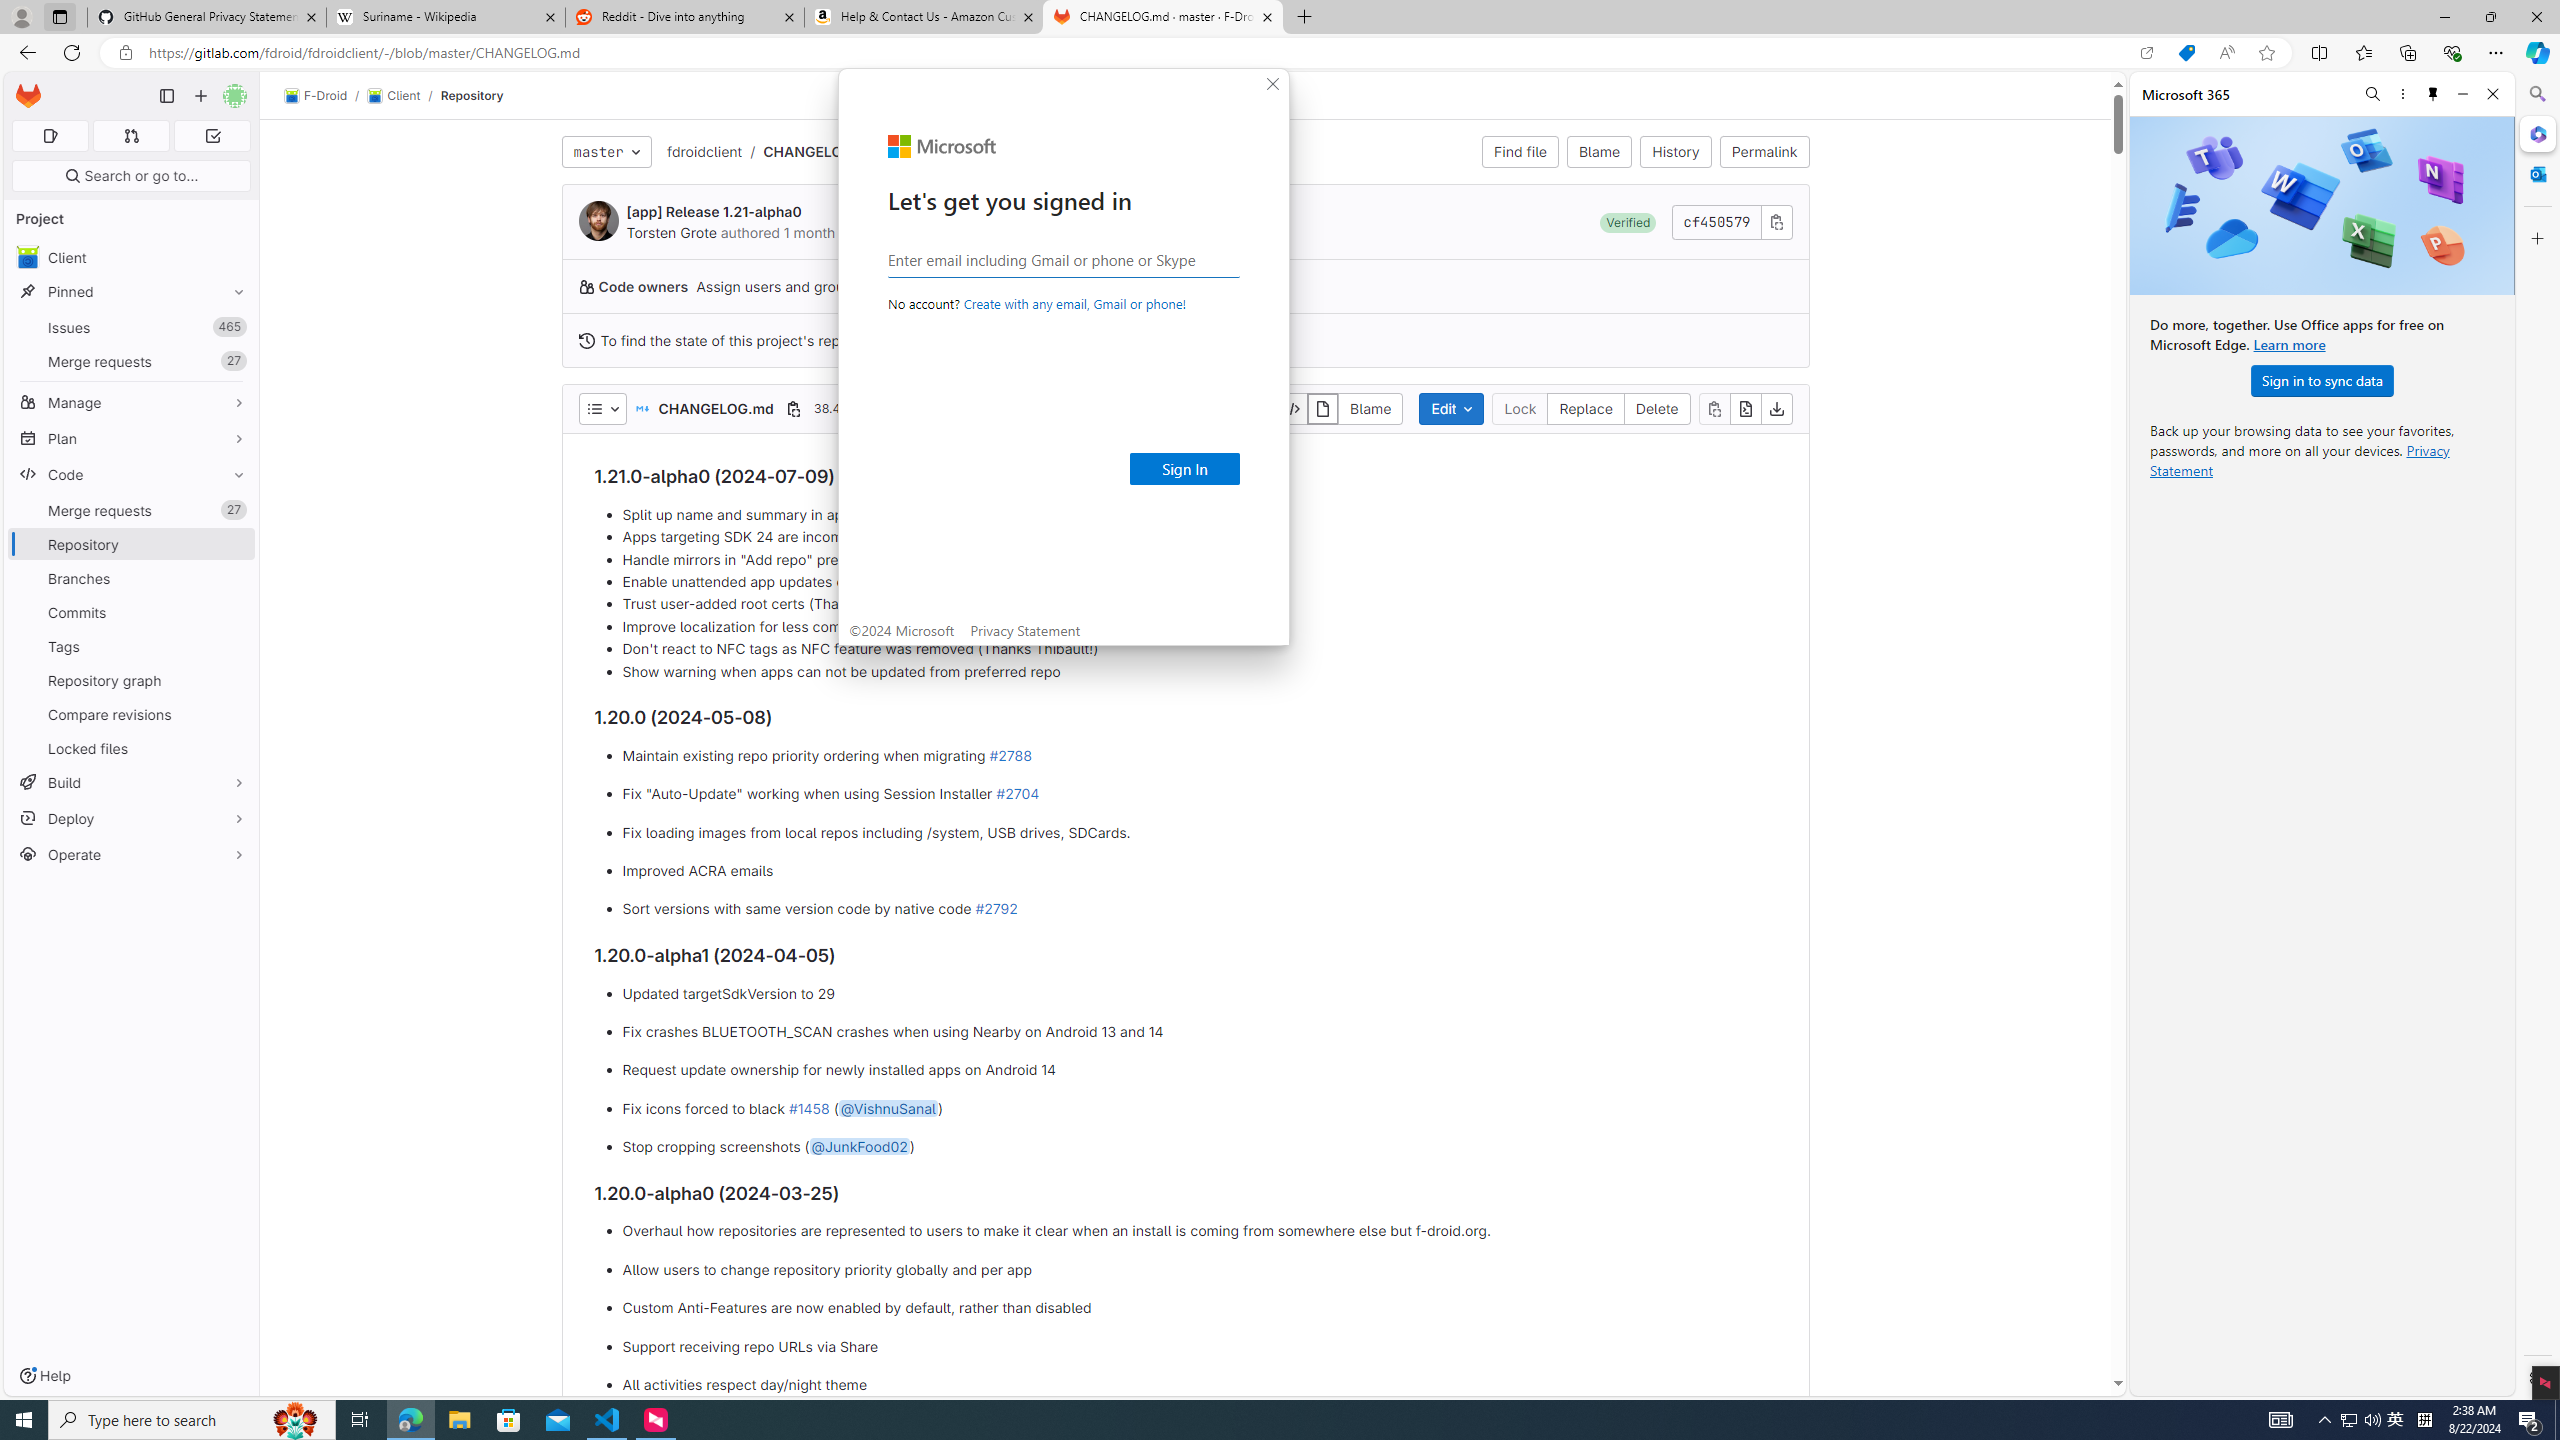 This screenshot has height=1440, width=2560. What do you see at coordinates (233, 747) in the screenshot?
I see `'Pin Locked files'` at bounding box center [233, 747].